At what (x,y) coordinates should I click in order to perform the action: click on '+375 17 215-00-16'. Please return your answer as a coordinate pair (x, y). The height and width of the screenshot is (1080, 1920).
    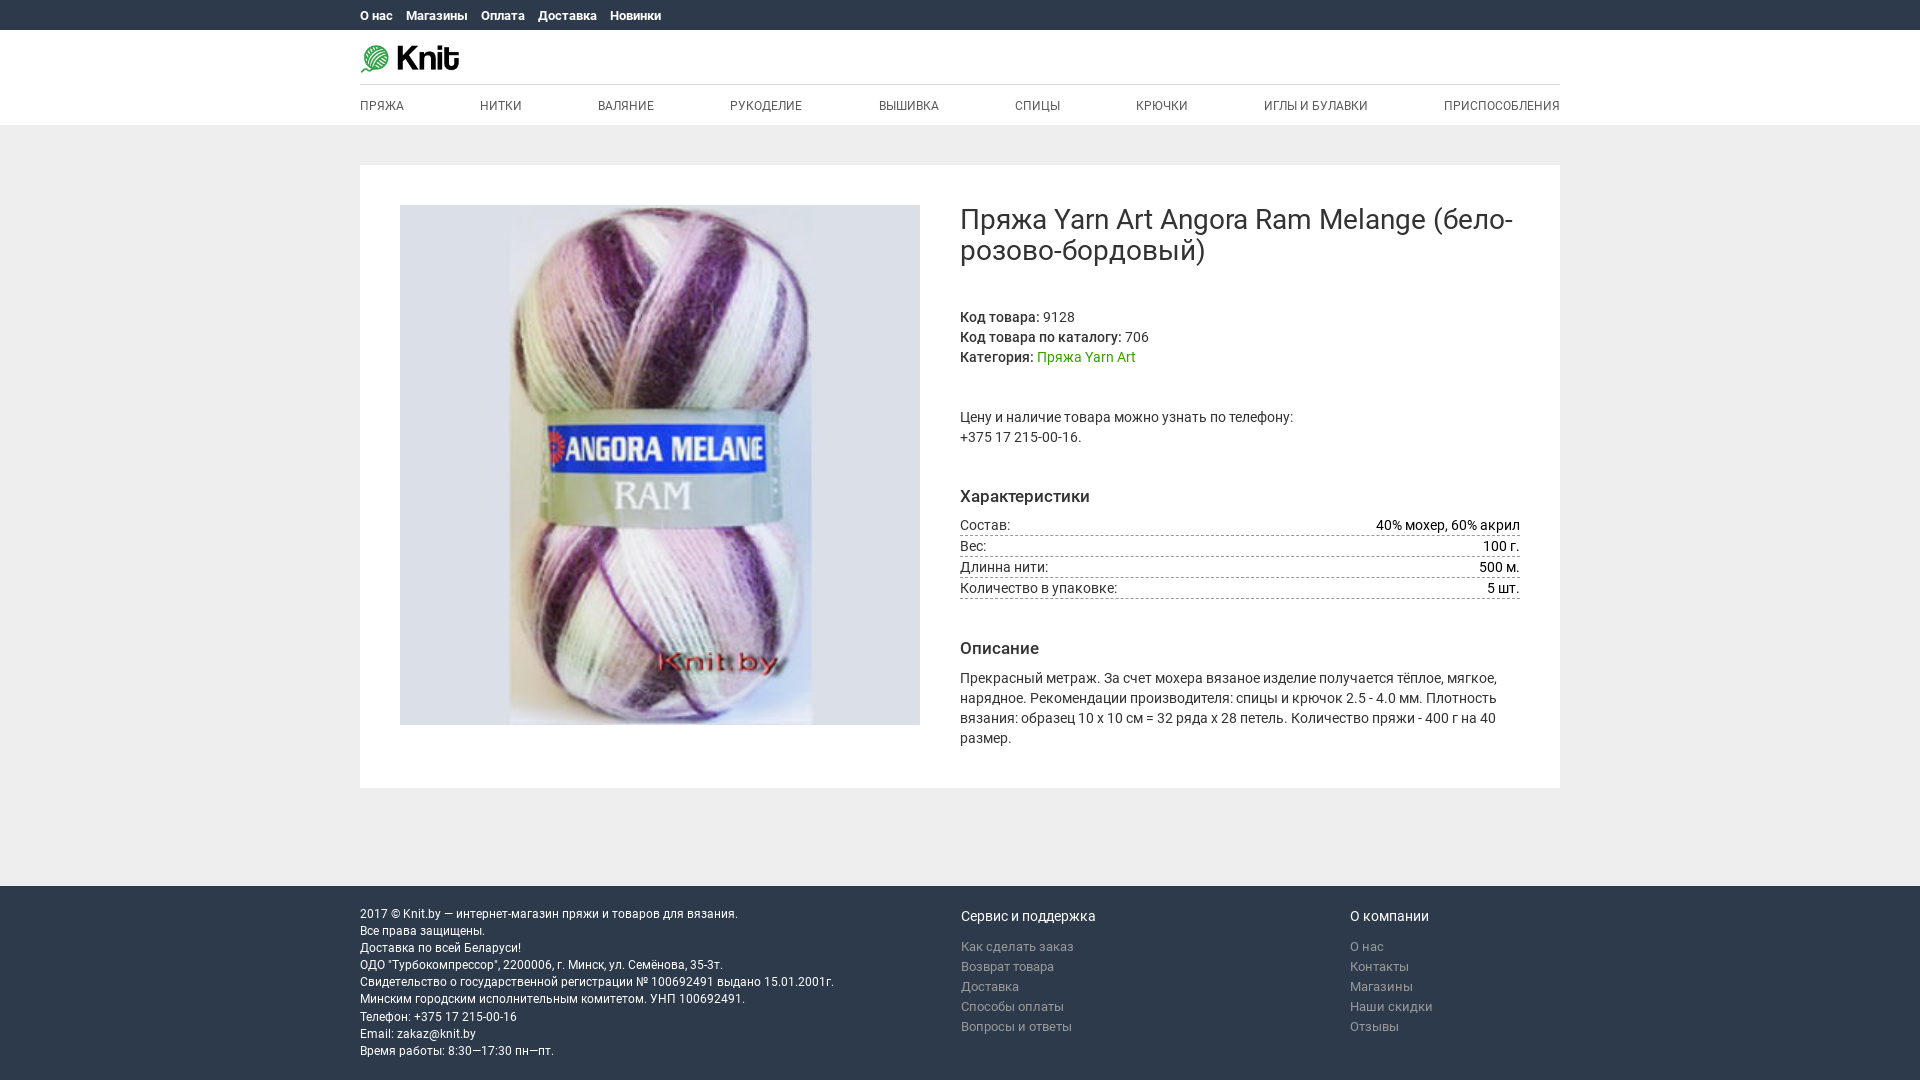
    Looking at the image, I should click on (1018, 435).